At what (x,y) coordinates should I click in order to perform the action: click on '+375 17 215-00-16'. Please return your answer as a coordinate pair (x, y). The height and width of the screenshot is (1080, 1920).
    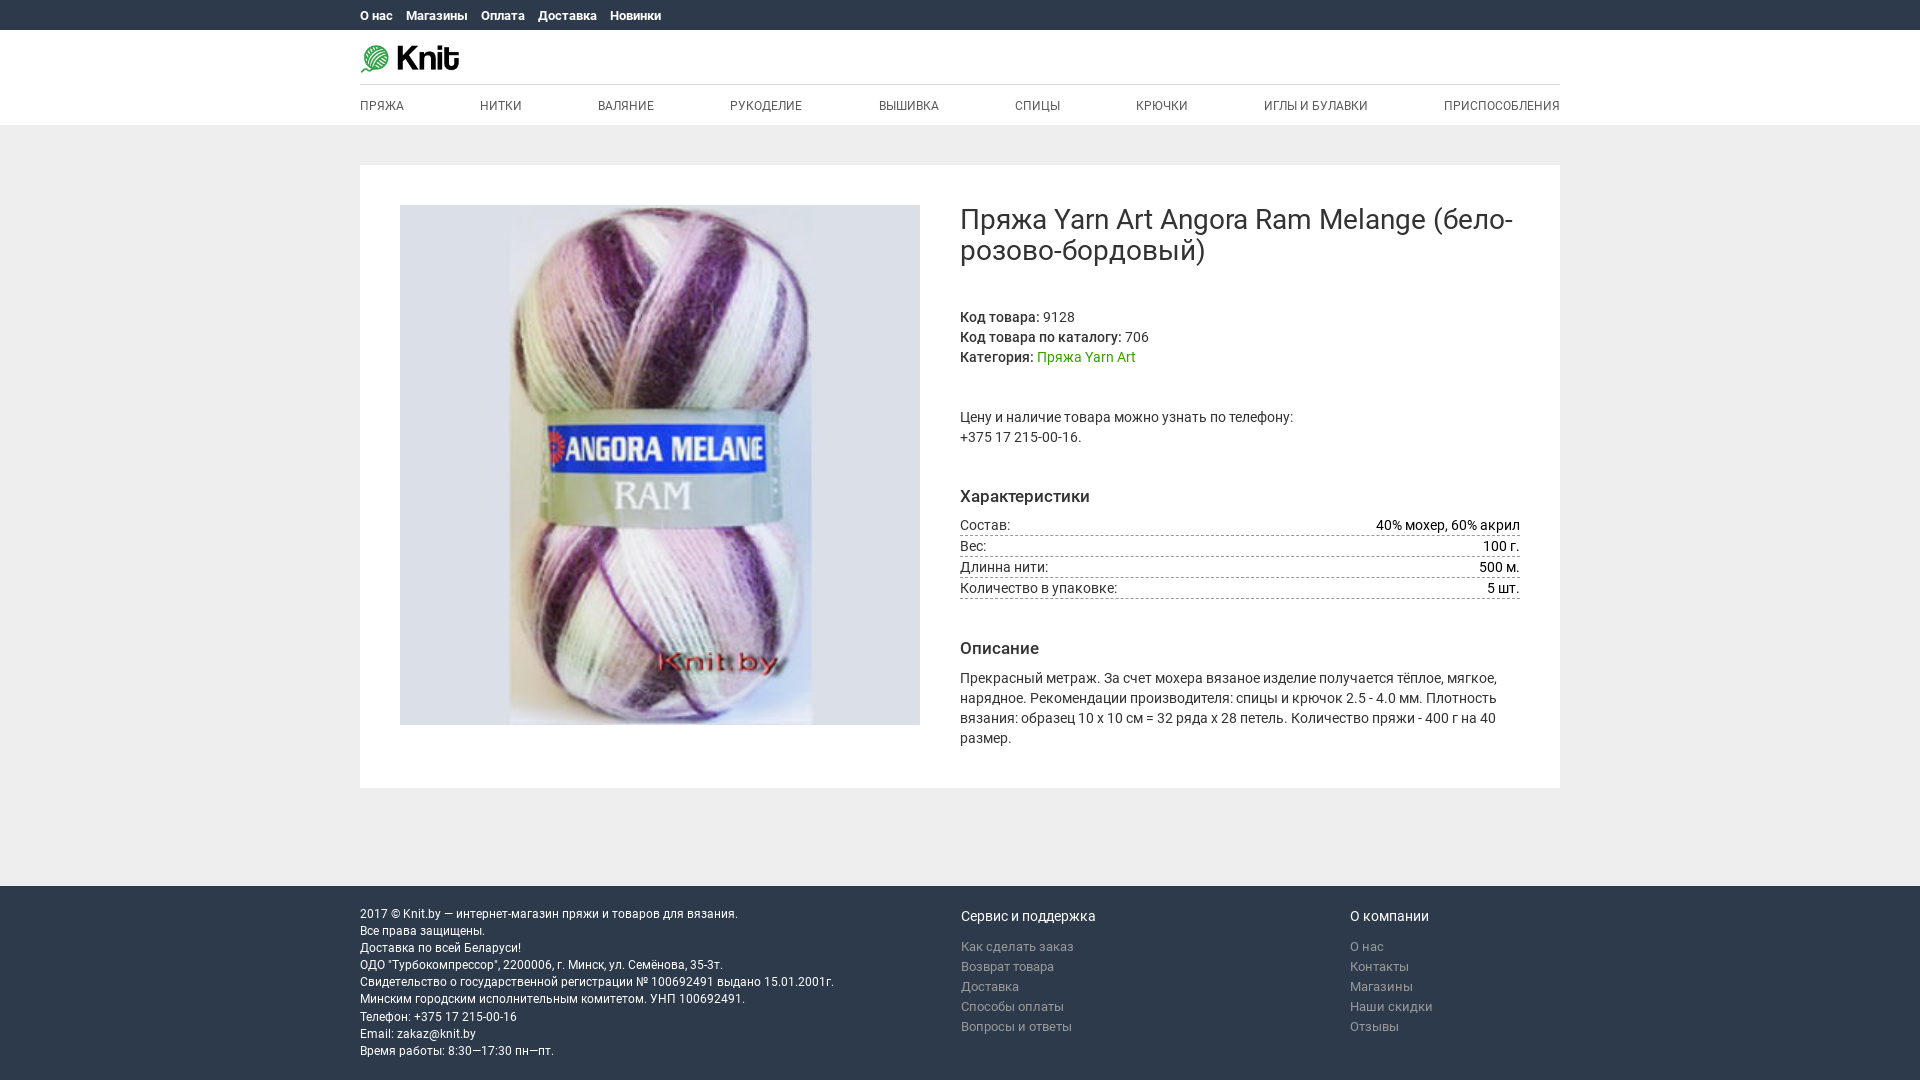
    Looking at the image, I should click on (1018, 435).